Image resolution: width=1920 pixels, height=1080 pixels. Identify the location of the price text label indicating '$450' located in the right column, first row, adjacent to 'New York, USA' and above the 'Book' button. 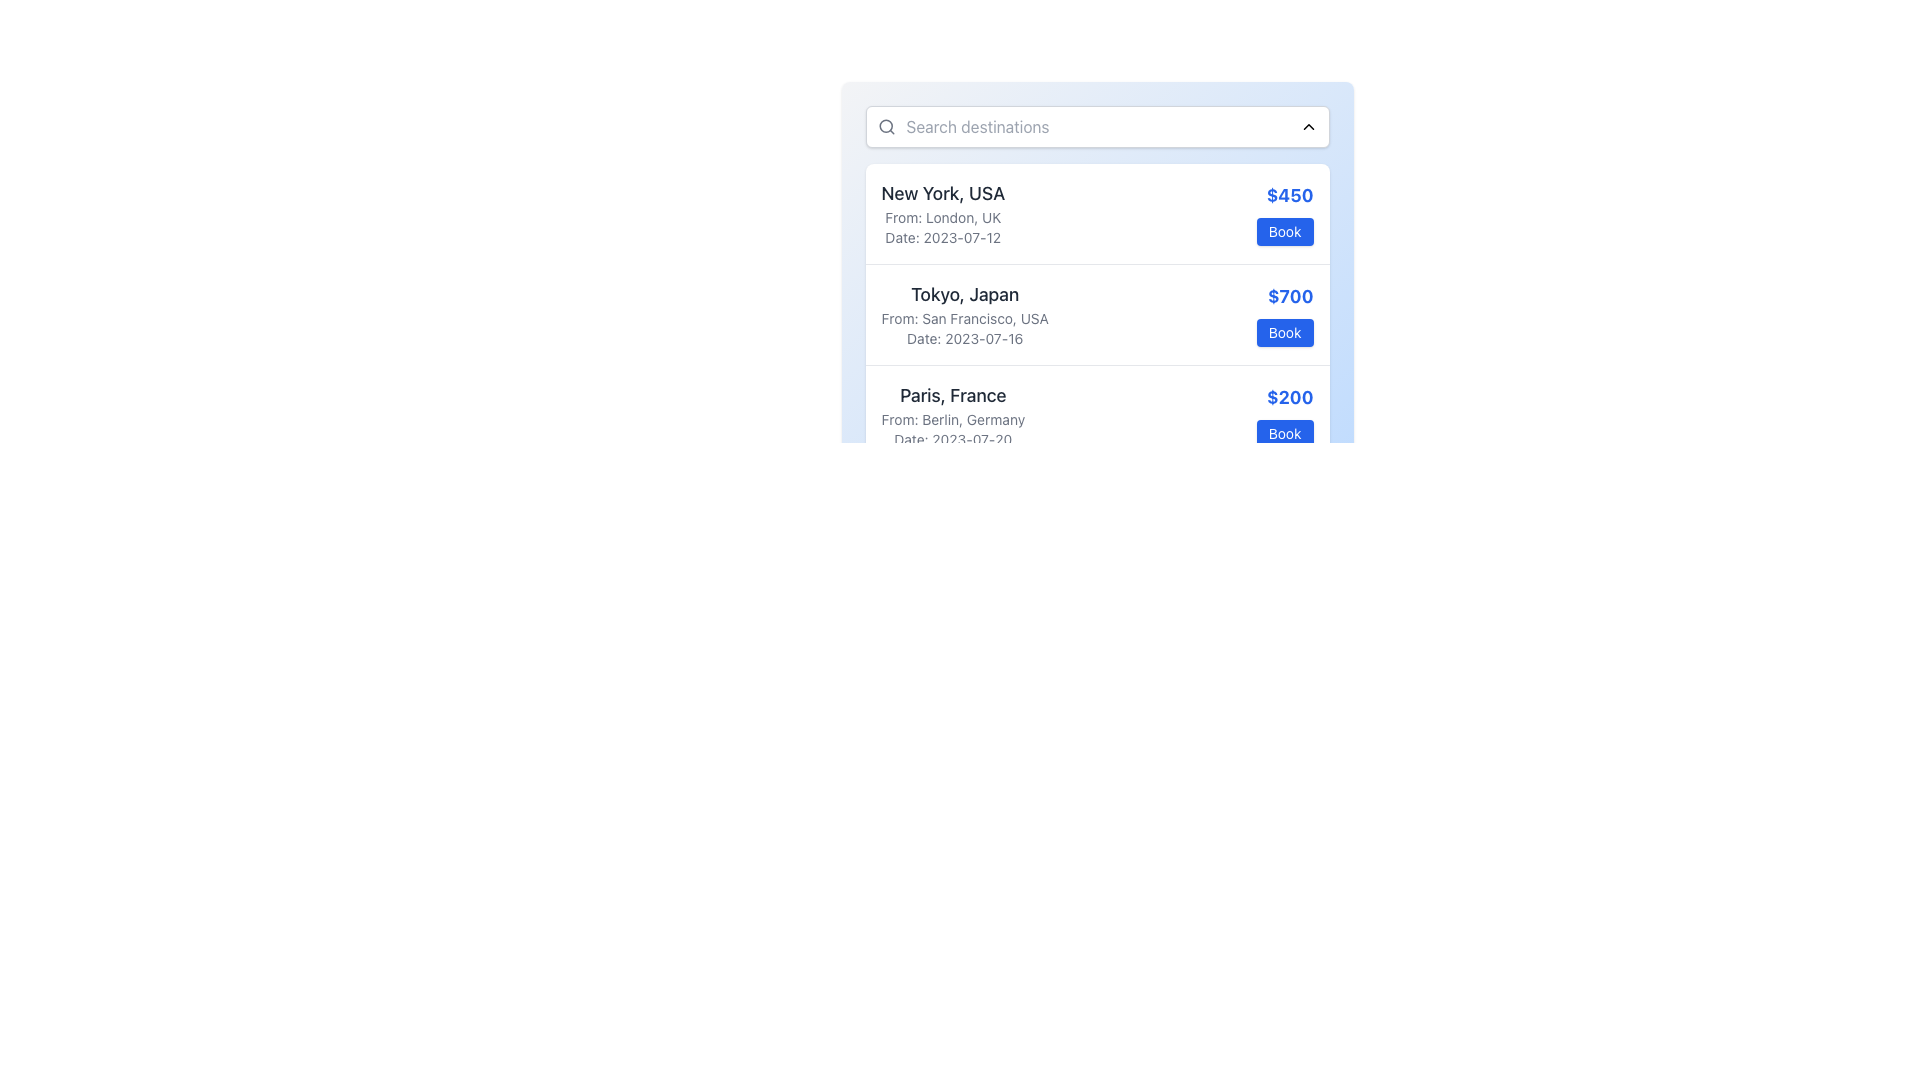
(1285, 196).